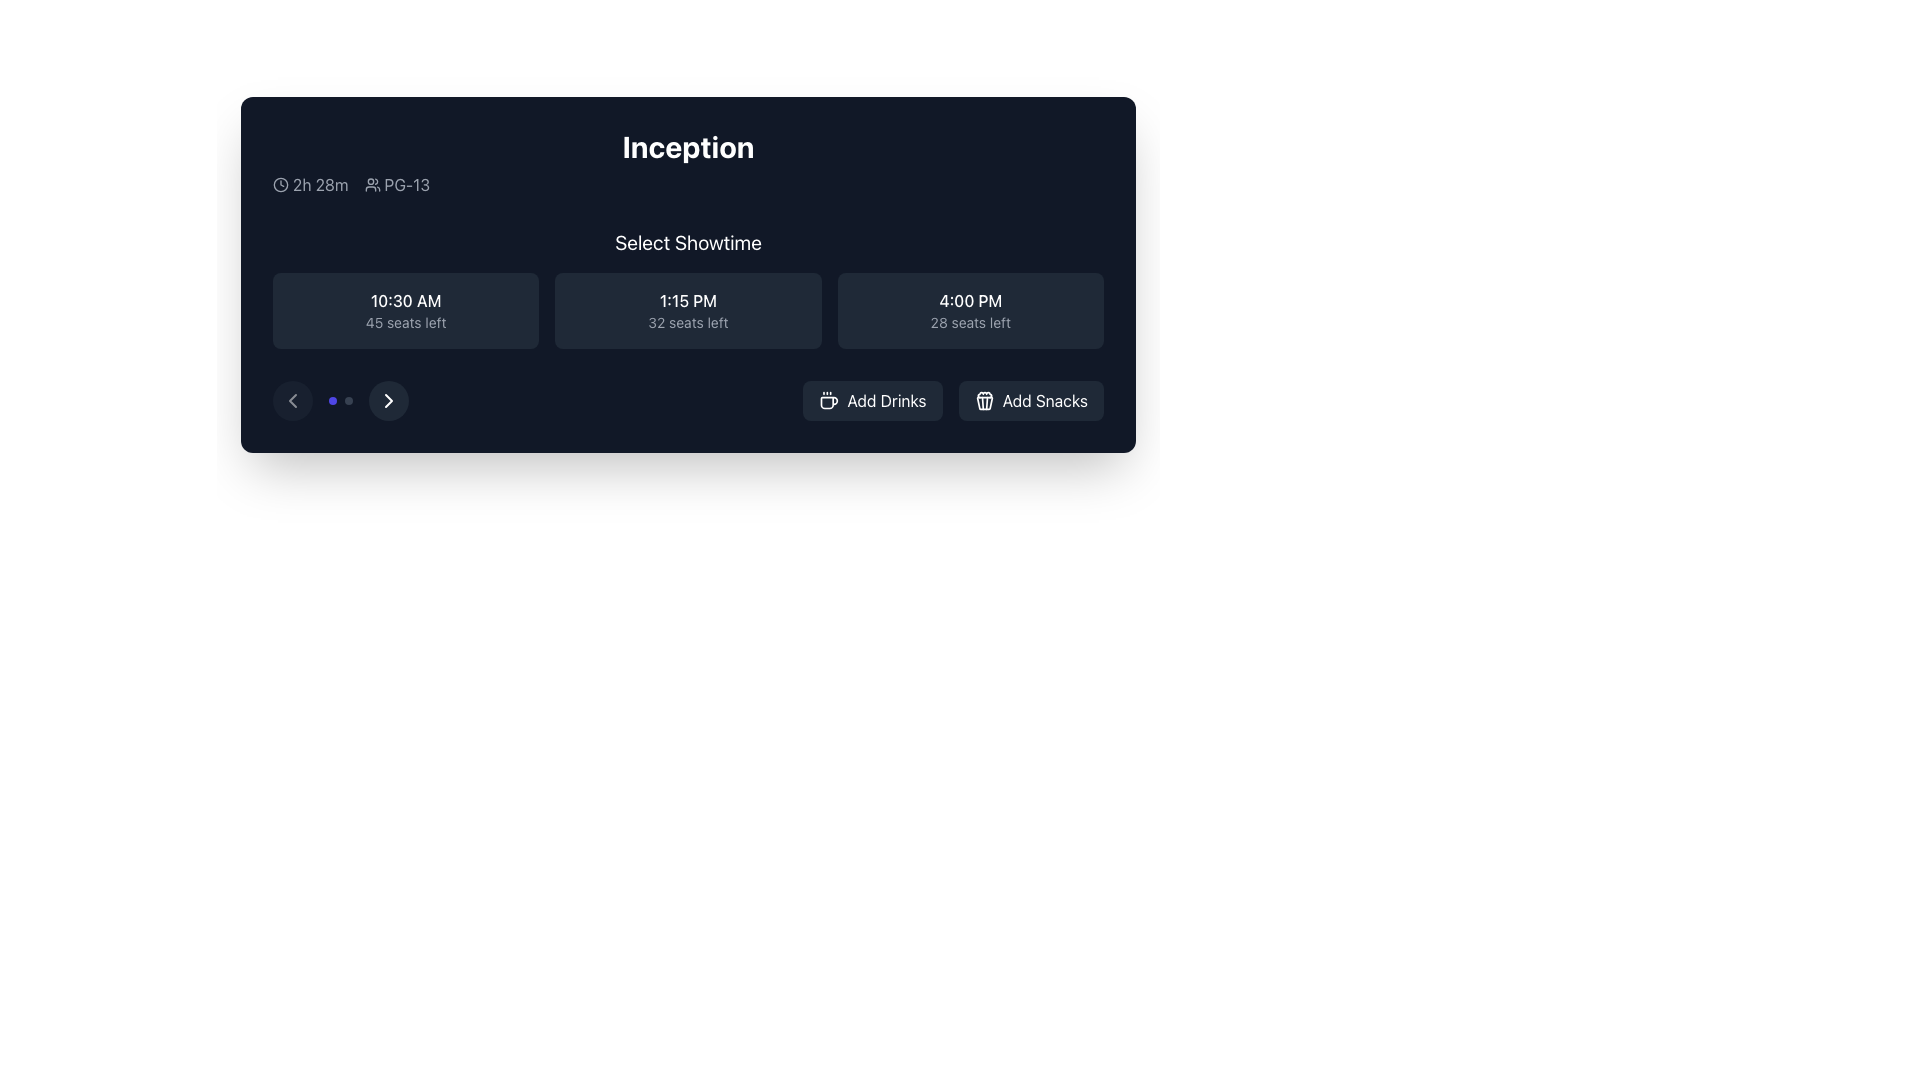 The height and width of the screenshot is (1080, 1920). I want to click on the header label that guides the user to the showtime selection area, which is centered horizontally above the interactive buttons, so click(688, 242).